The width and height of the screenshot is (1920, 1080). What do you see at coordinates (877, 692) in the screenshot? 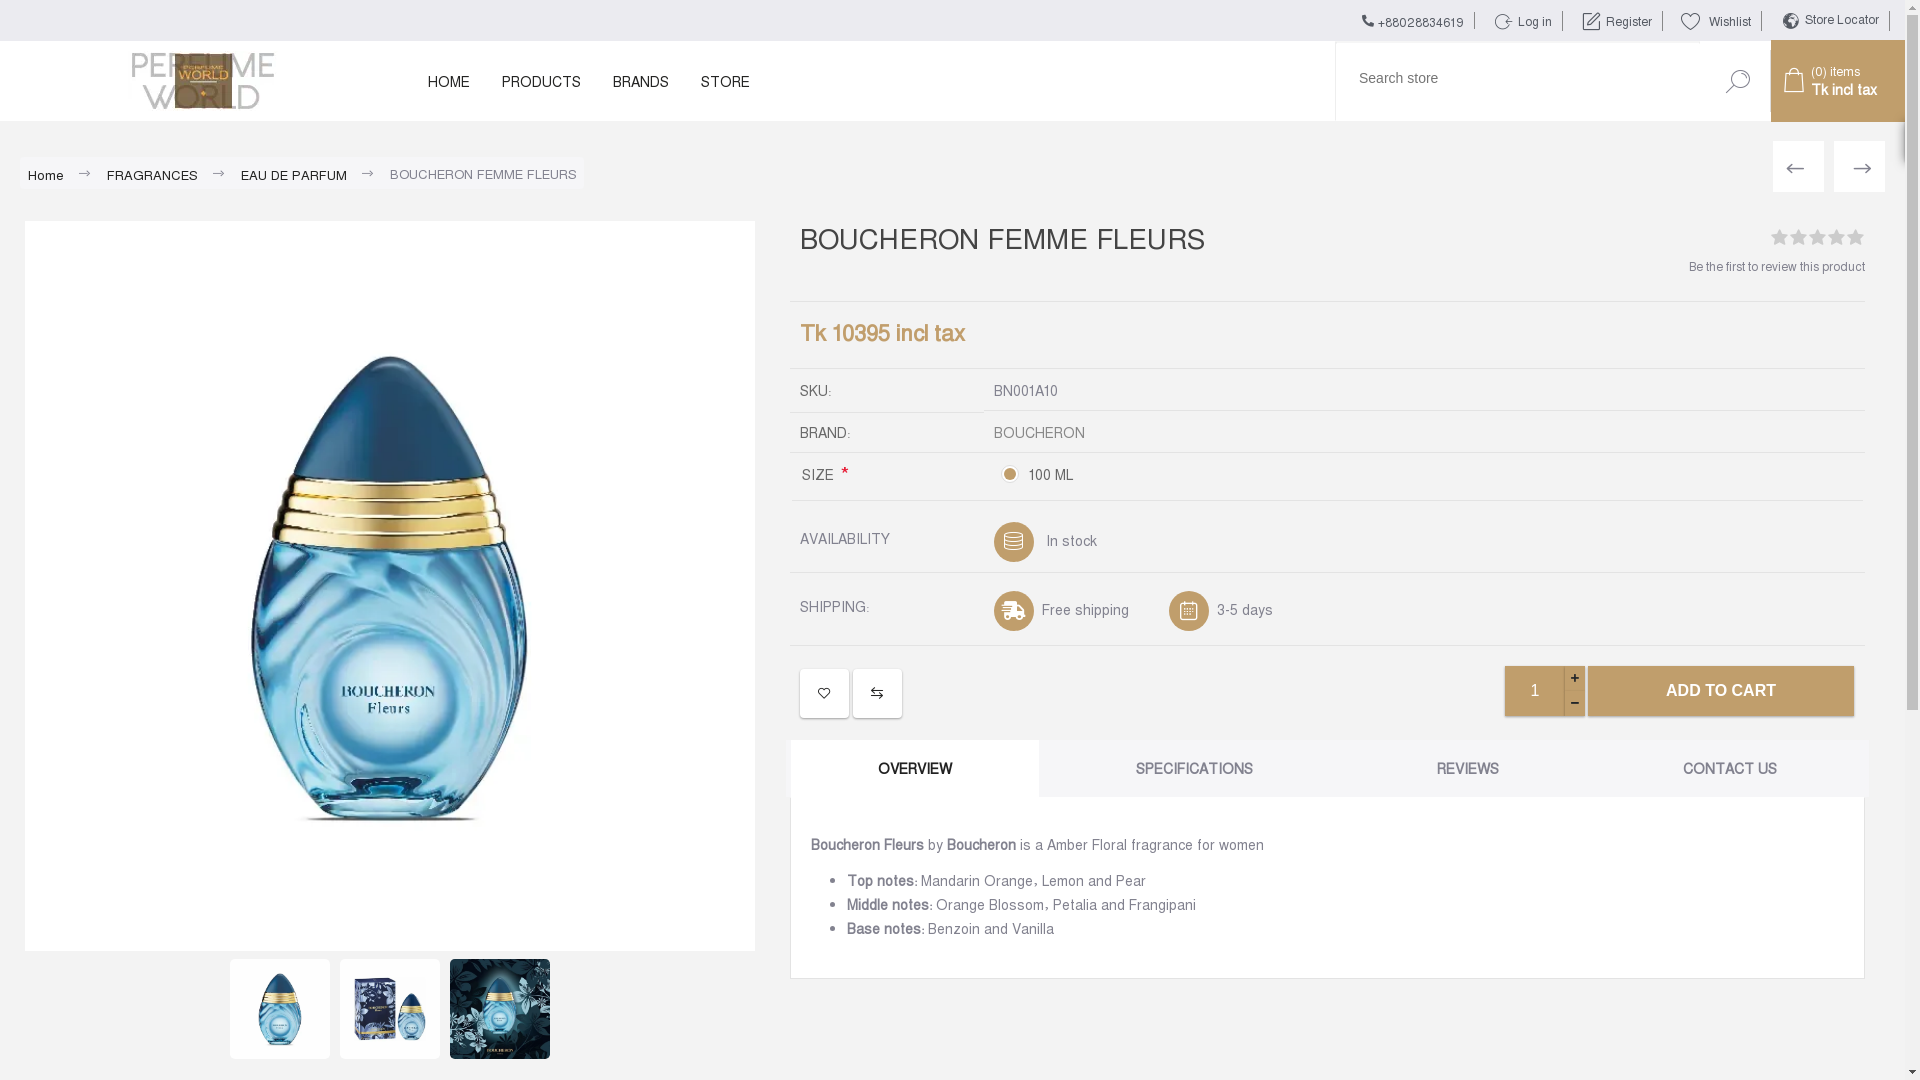
I see `'ADD TO COMPARE LIST'` at bounding box center [877, 692].